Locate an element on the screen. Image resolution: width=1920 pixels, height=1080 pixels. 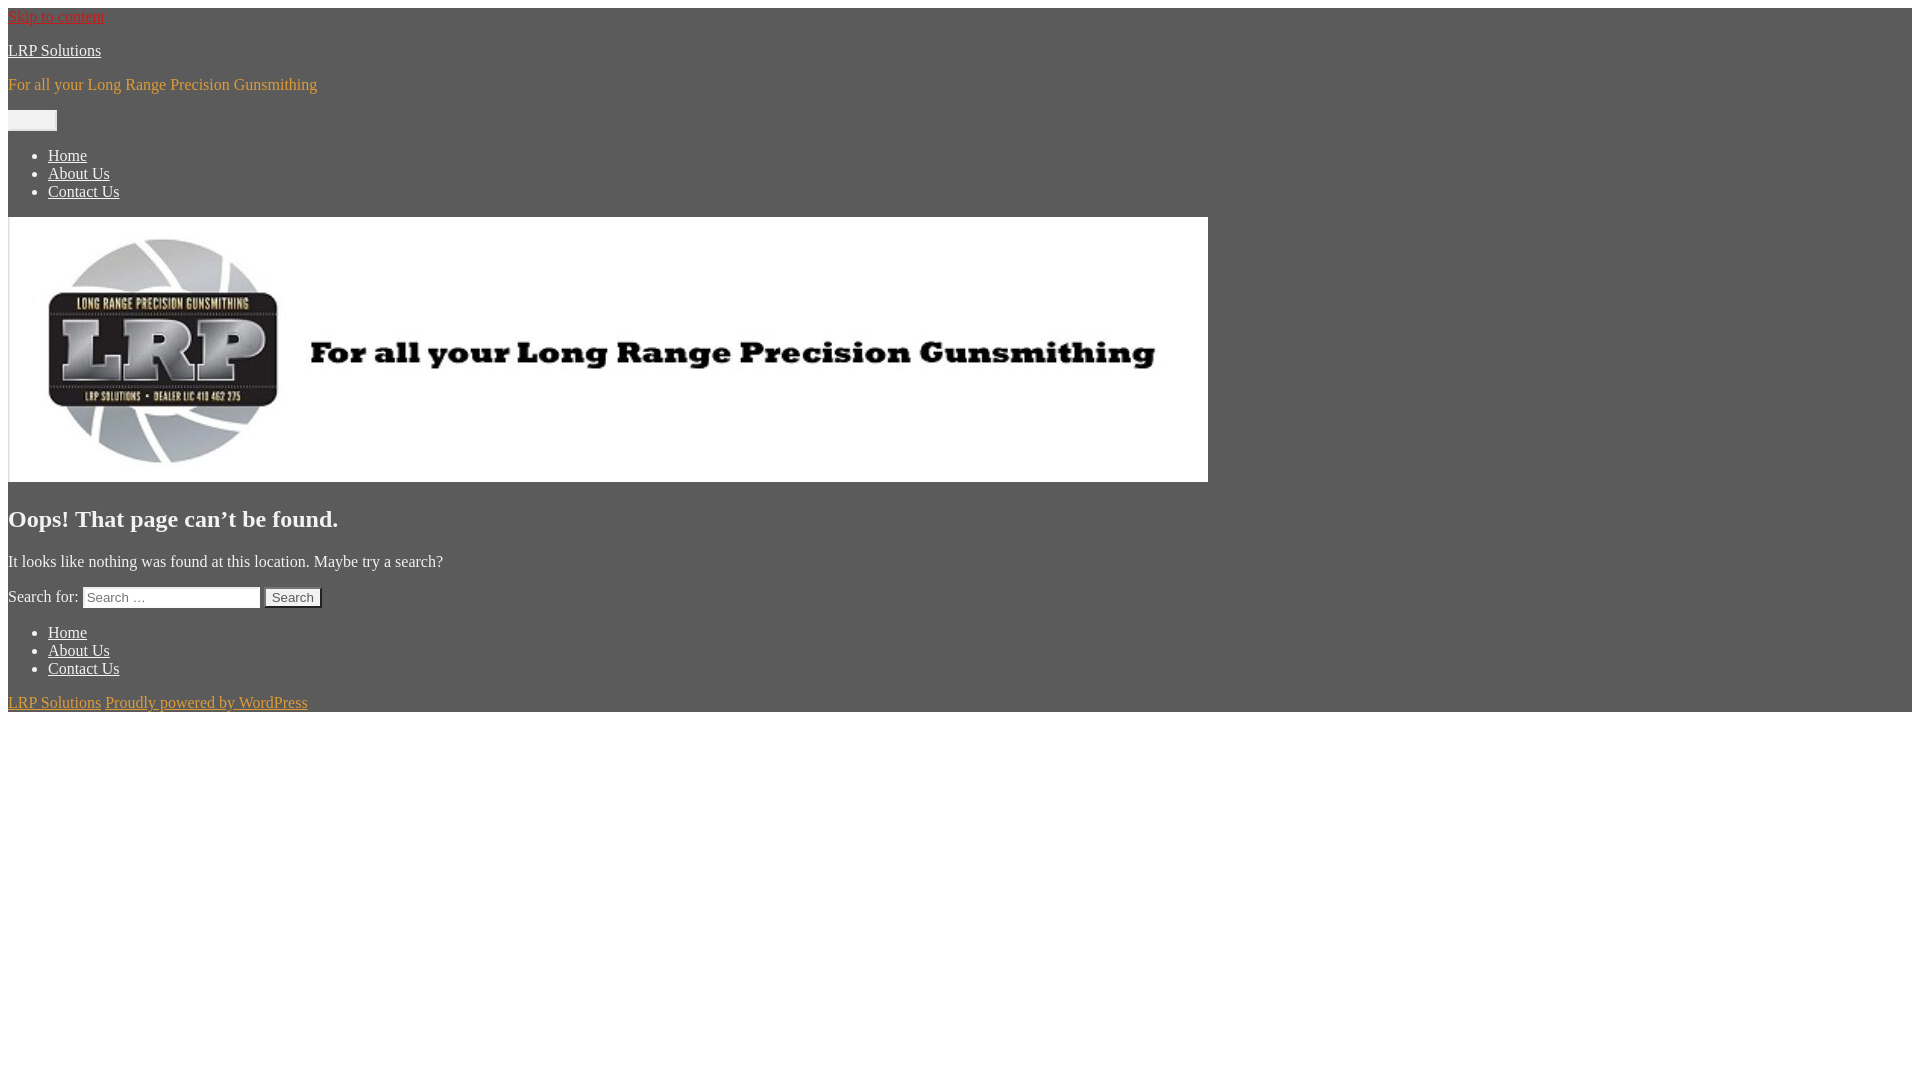
'Contact Us' is located at coordinates (82, 191).